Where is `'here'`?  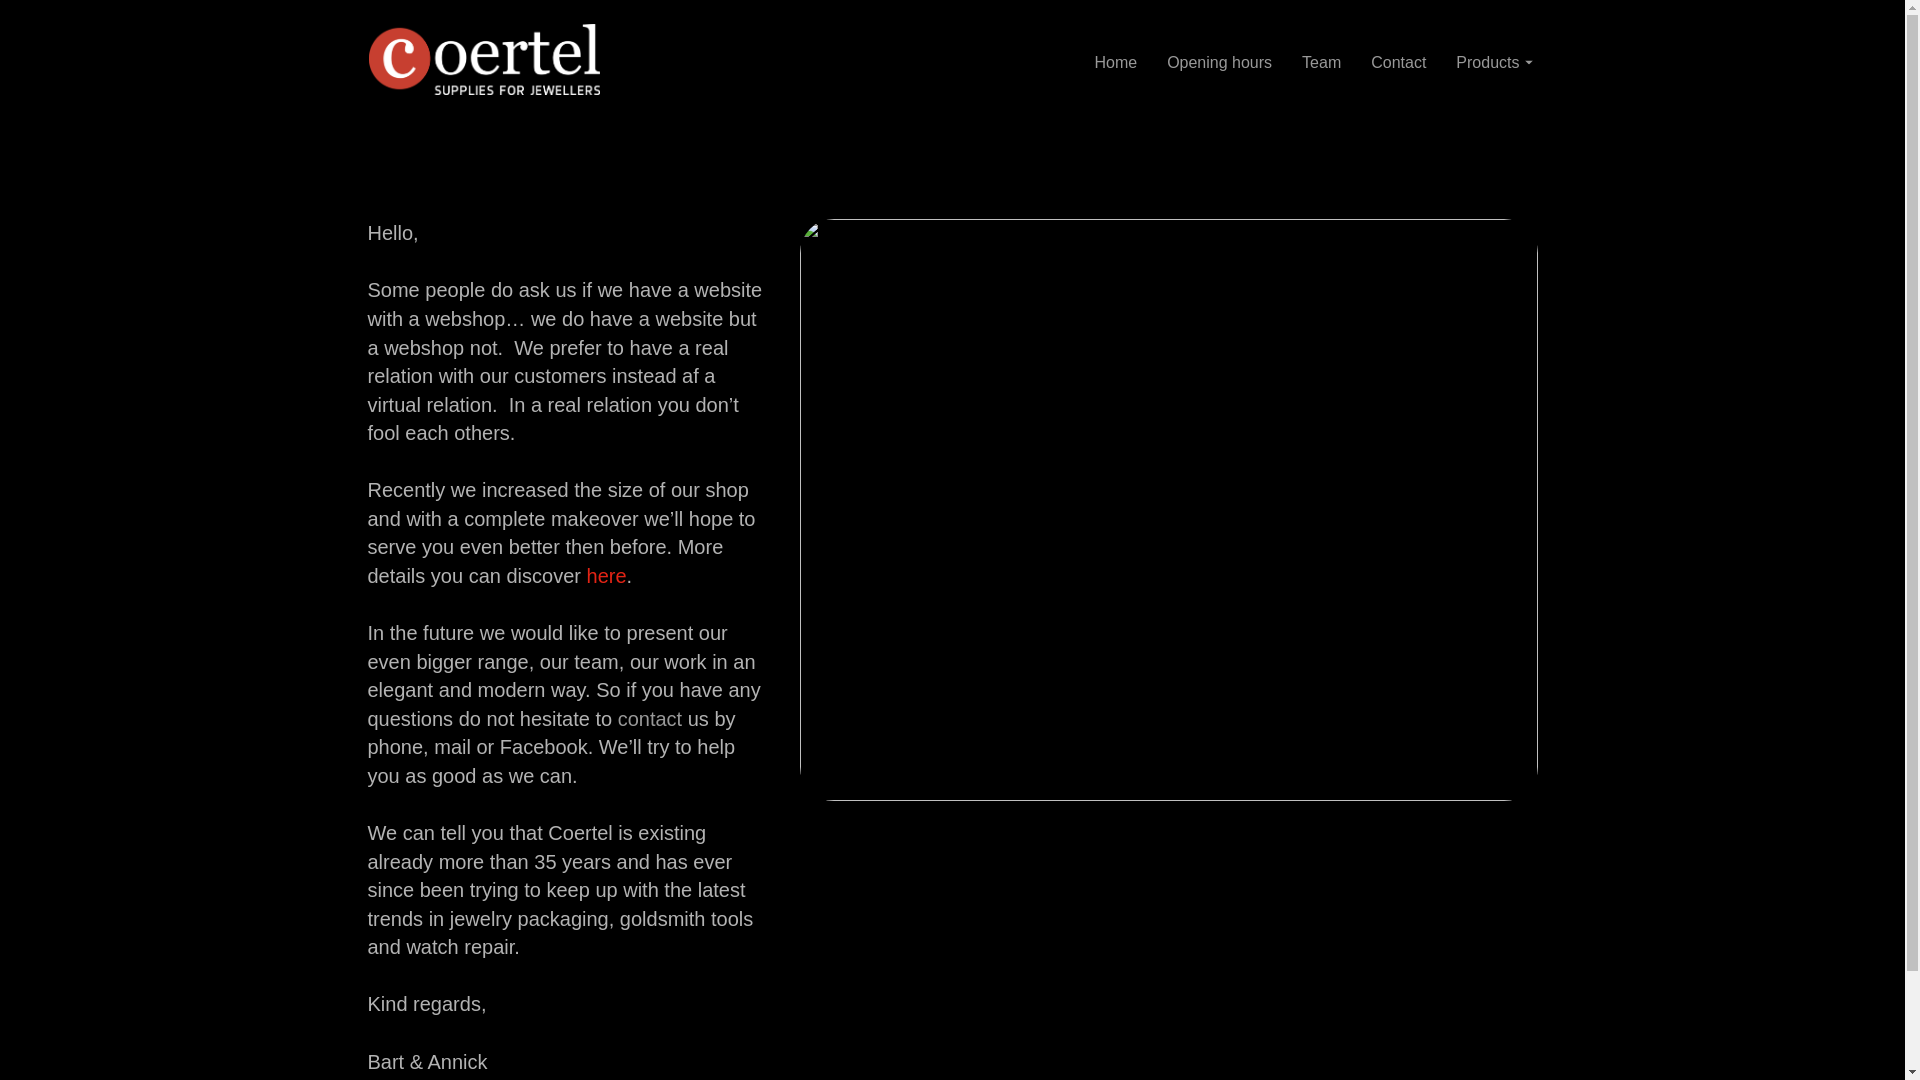
'here' is located at coordinates (605, 575).